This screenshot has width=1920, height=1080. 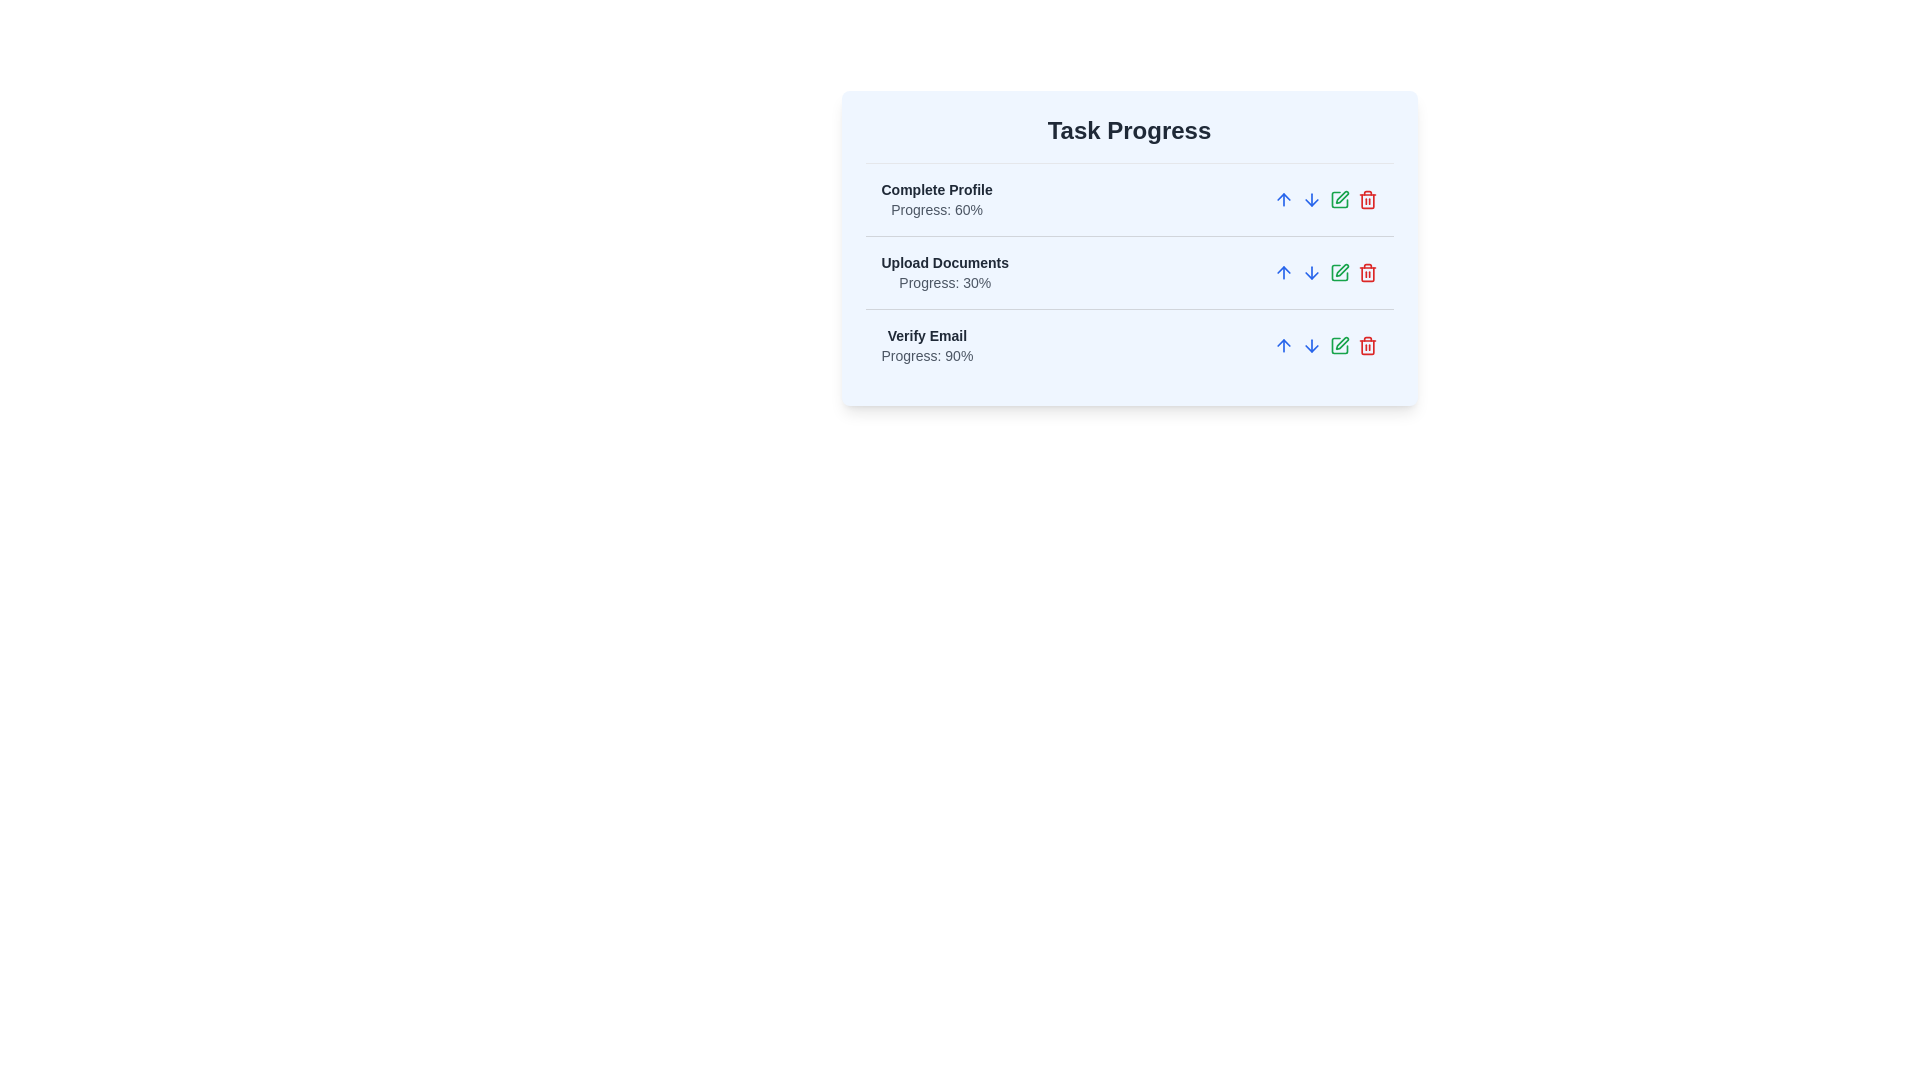 What do you see at coordinates (944, 282) in the screenshot?
I see `the text label displaying 'Progress: 30%' which is located below the 'Upload Documents' label in the 'Task Progress' section` at bounding box center [944, 282].